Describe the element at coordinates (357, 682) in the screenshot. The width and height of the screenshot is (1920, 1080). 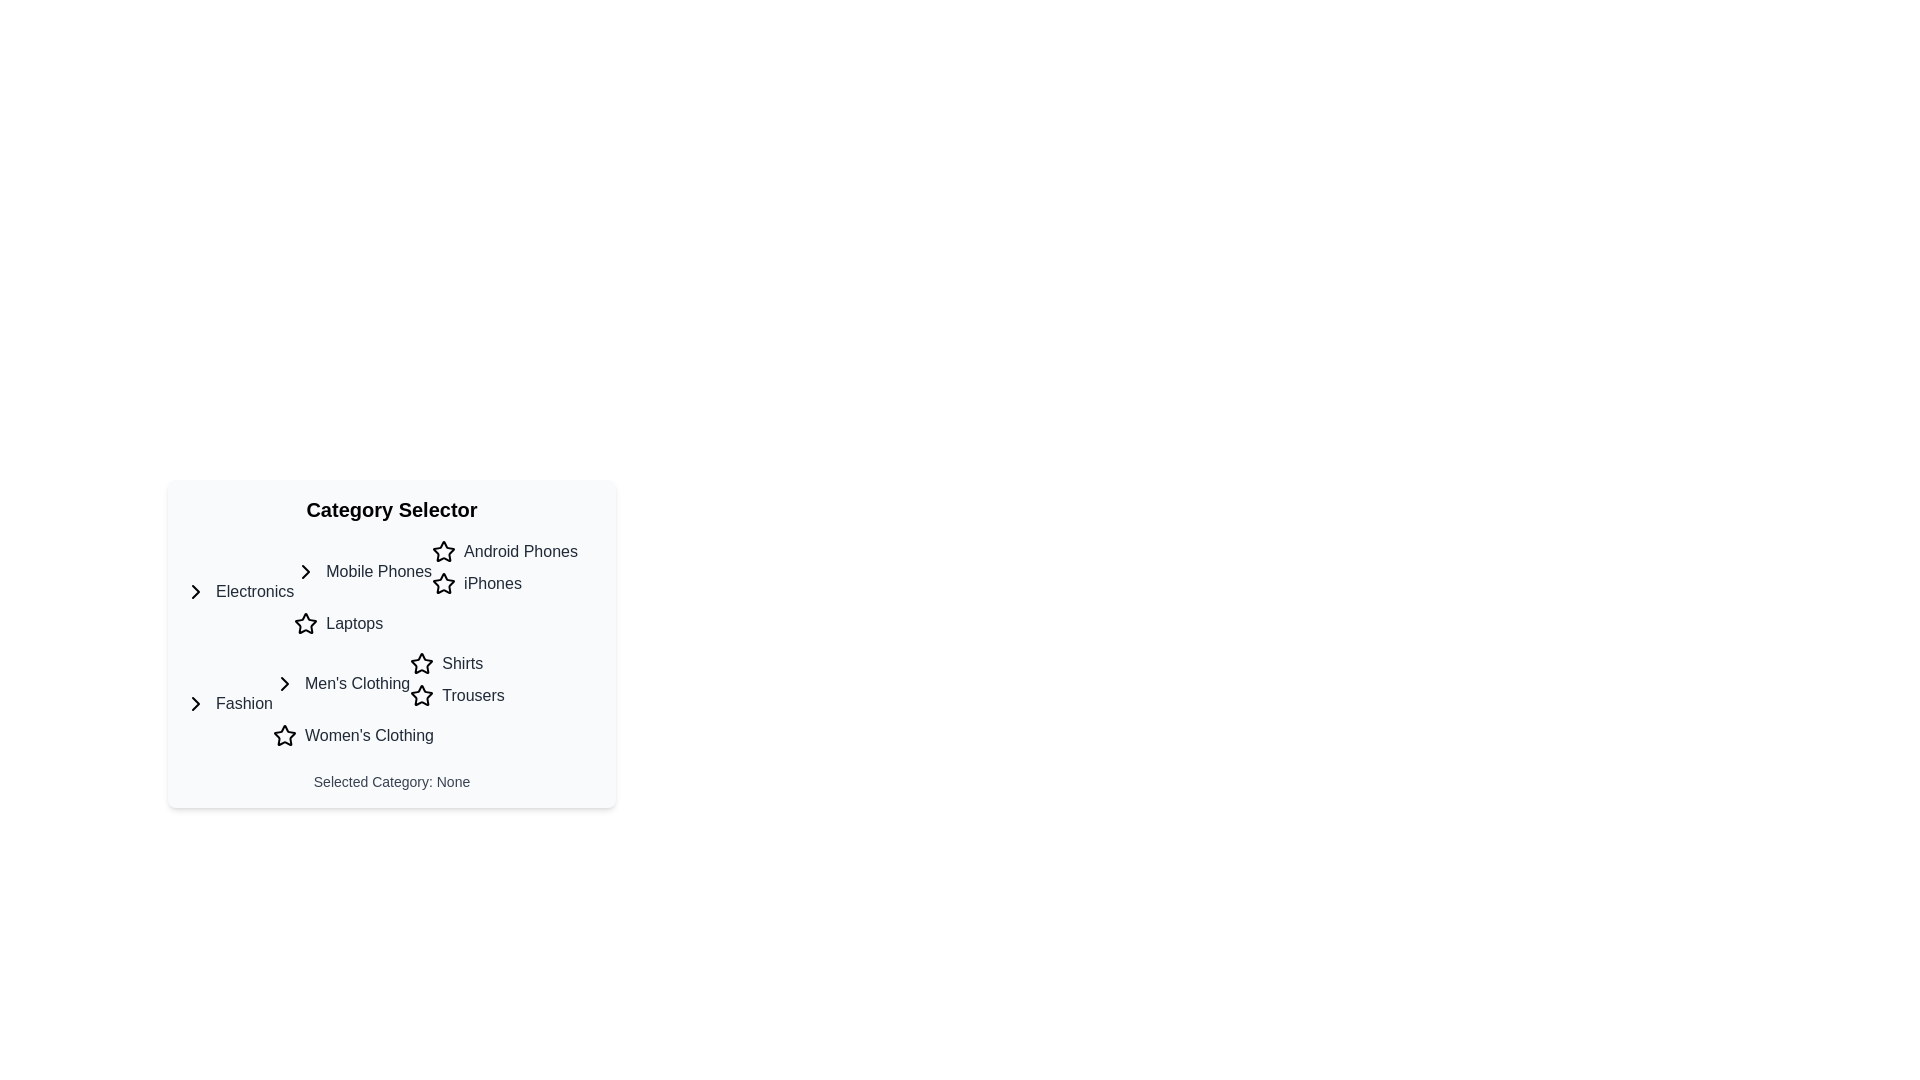
I see `the 'Men's Clothing' clickable label located` at that location.